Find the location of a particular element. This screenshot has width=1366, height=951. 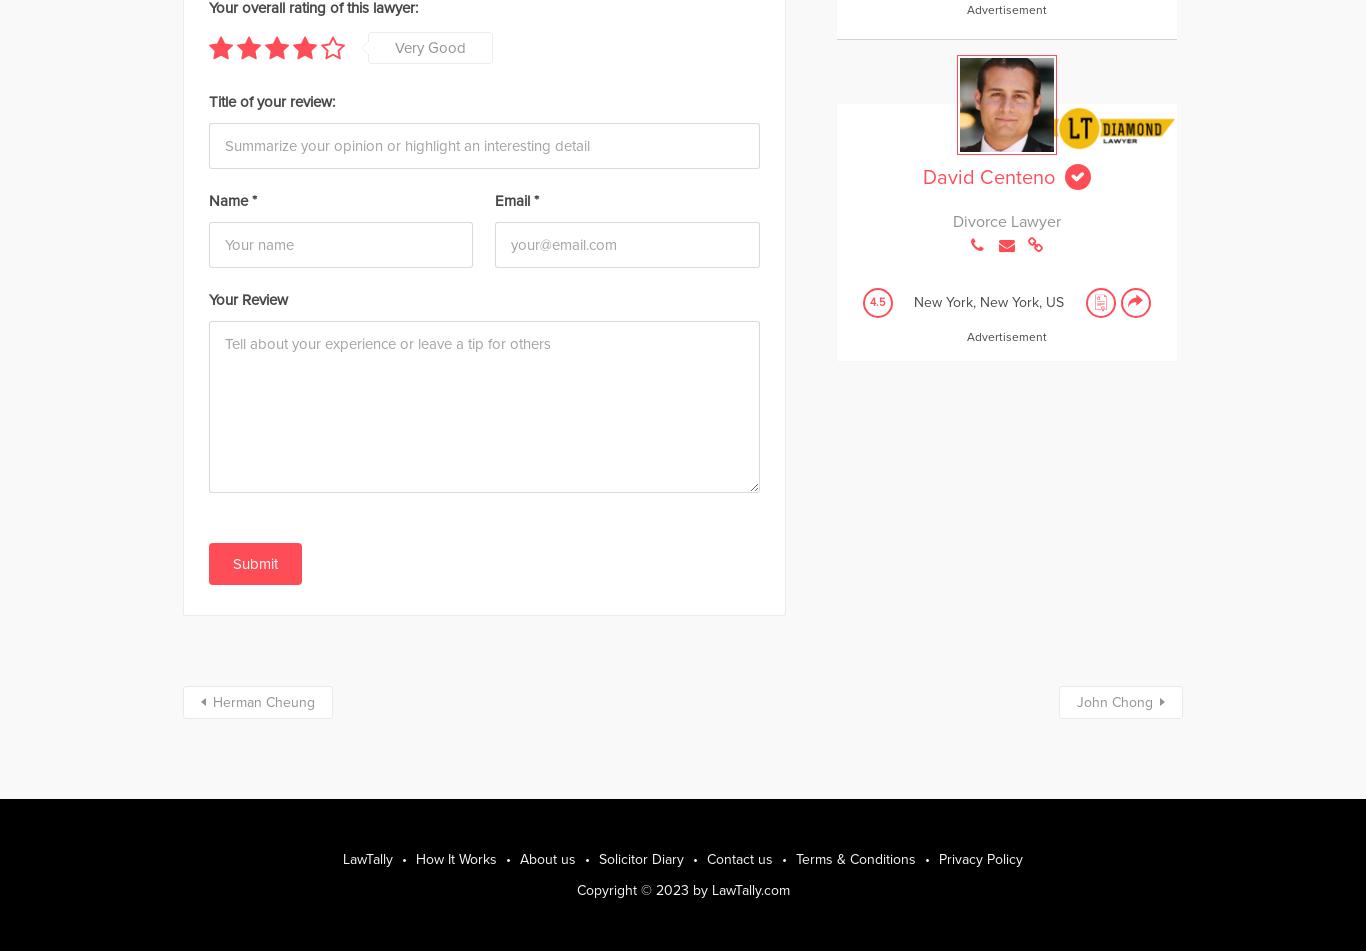

'Email' is located at coordinates (495, 199).